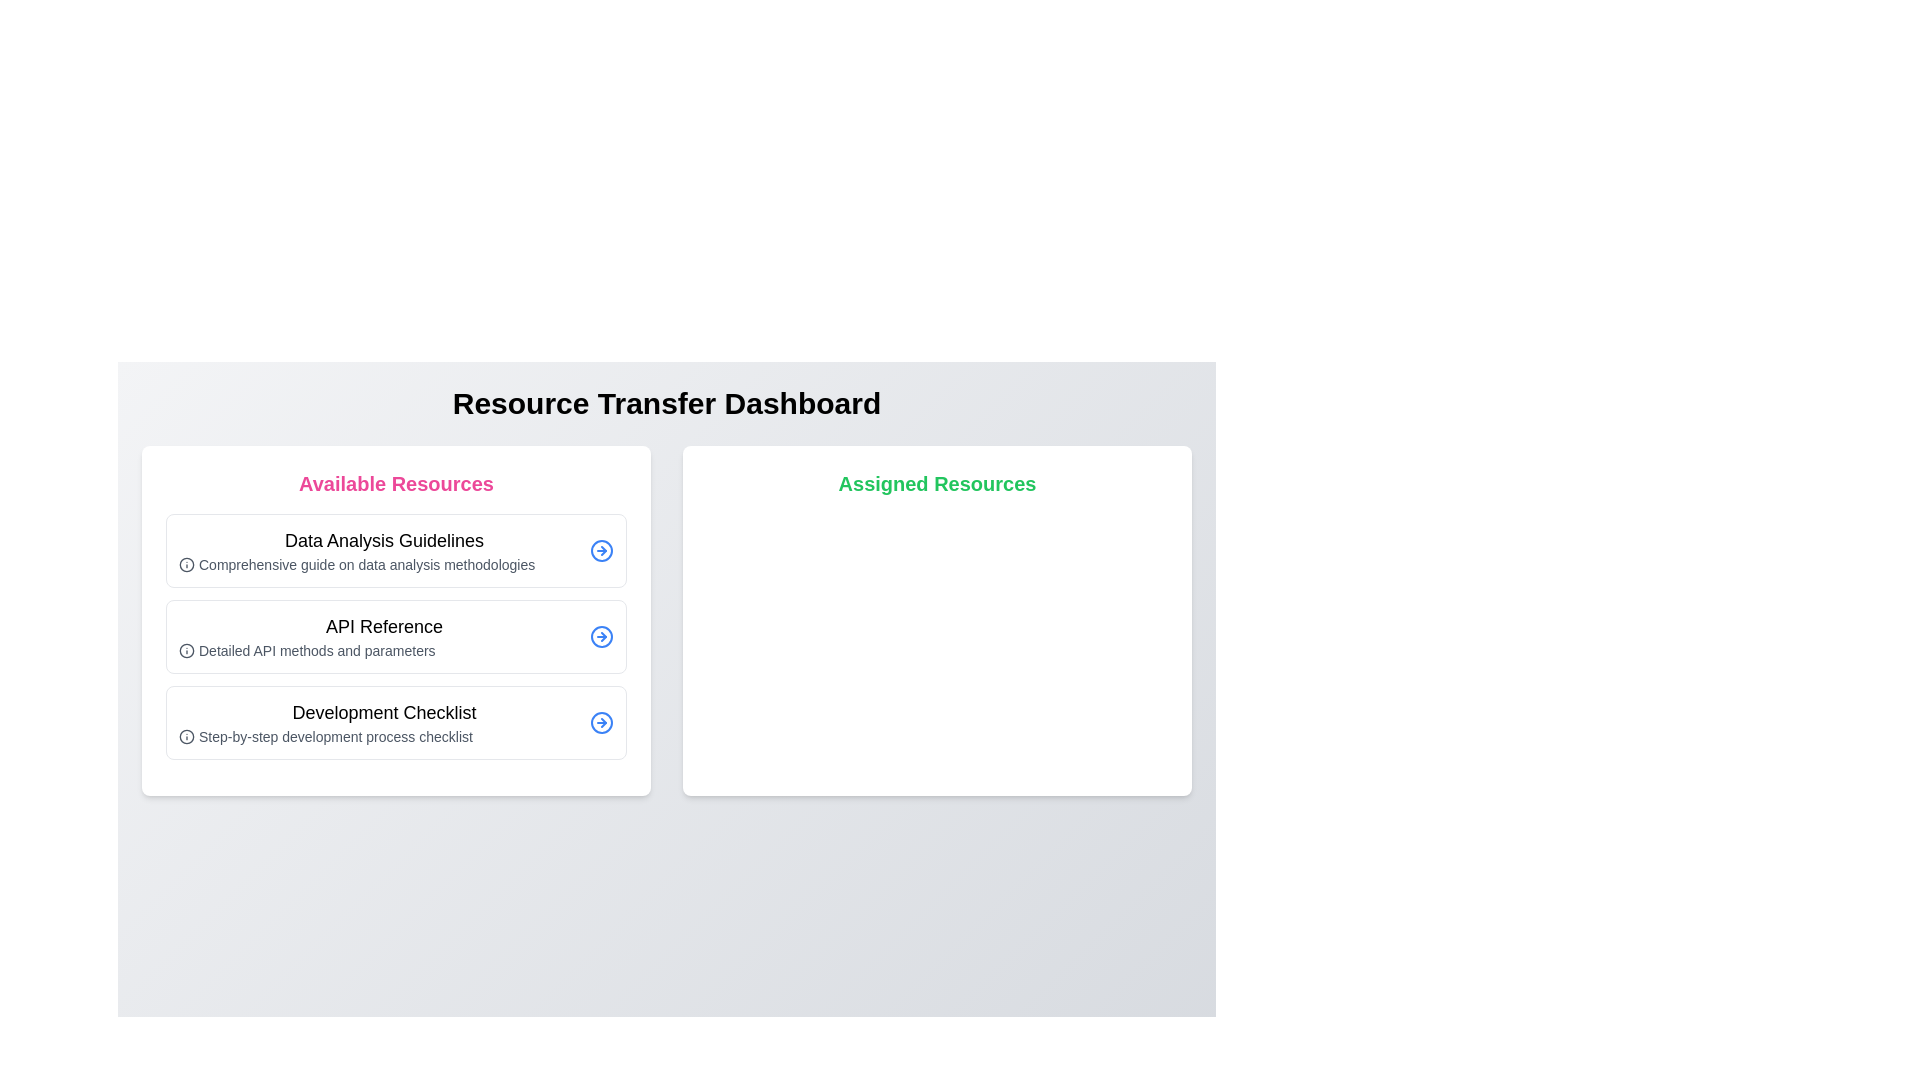 The height and width of the screenshot is (1080, 1920). What do you see at coordinates (600, 636) in the screenshot?
I see `the blue circular arrow icon styled button located to the right of the 'API Reference' entry in the 'Available Resources' list` at bounding box center [600, 636].